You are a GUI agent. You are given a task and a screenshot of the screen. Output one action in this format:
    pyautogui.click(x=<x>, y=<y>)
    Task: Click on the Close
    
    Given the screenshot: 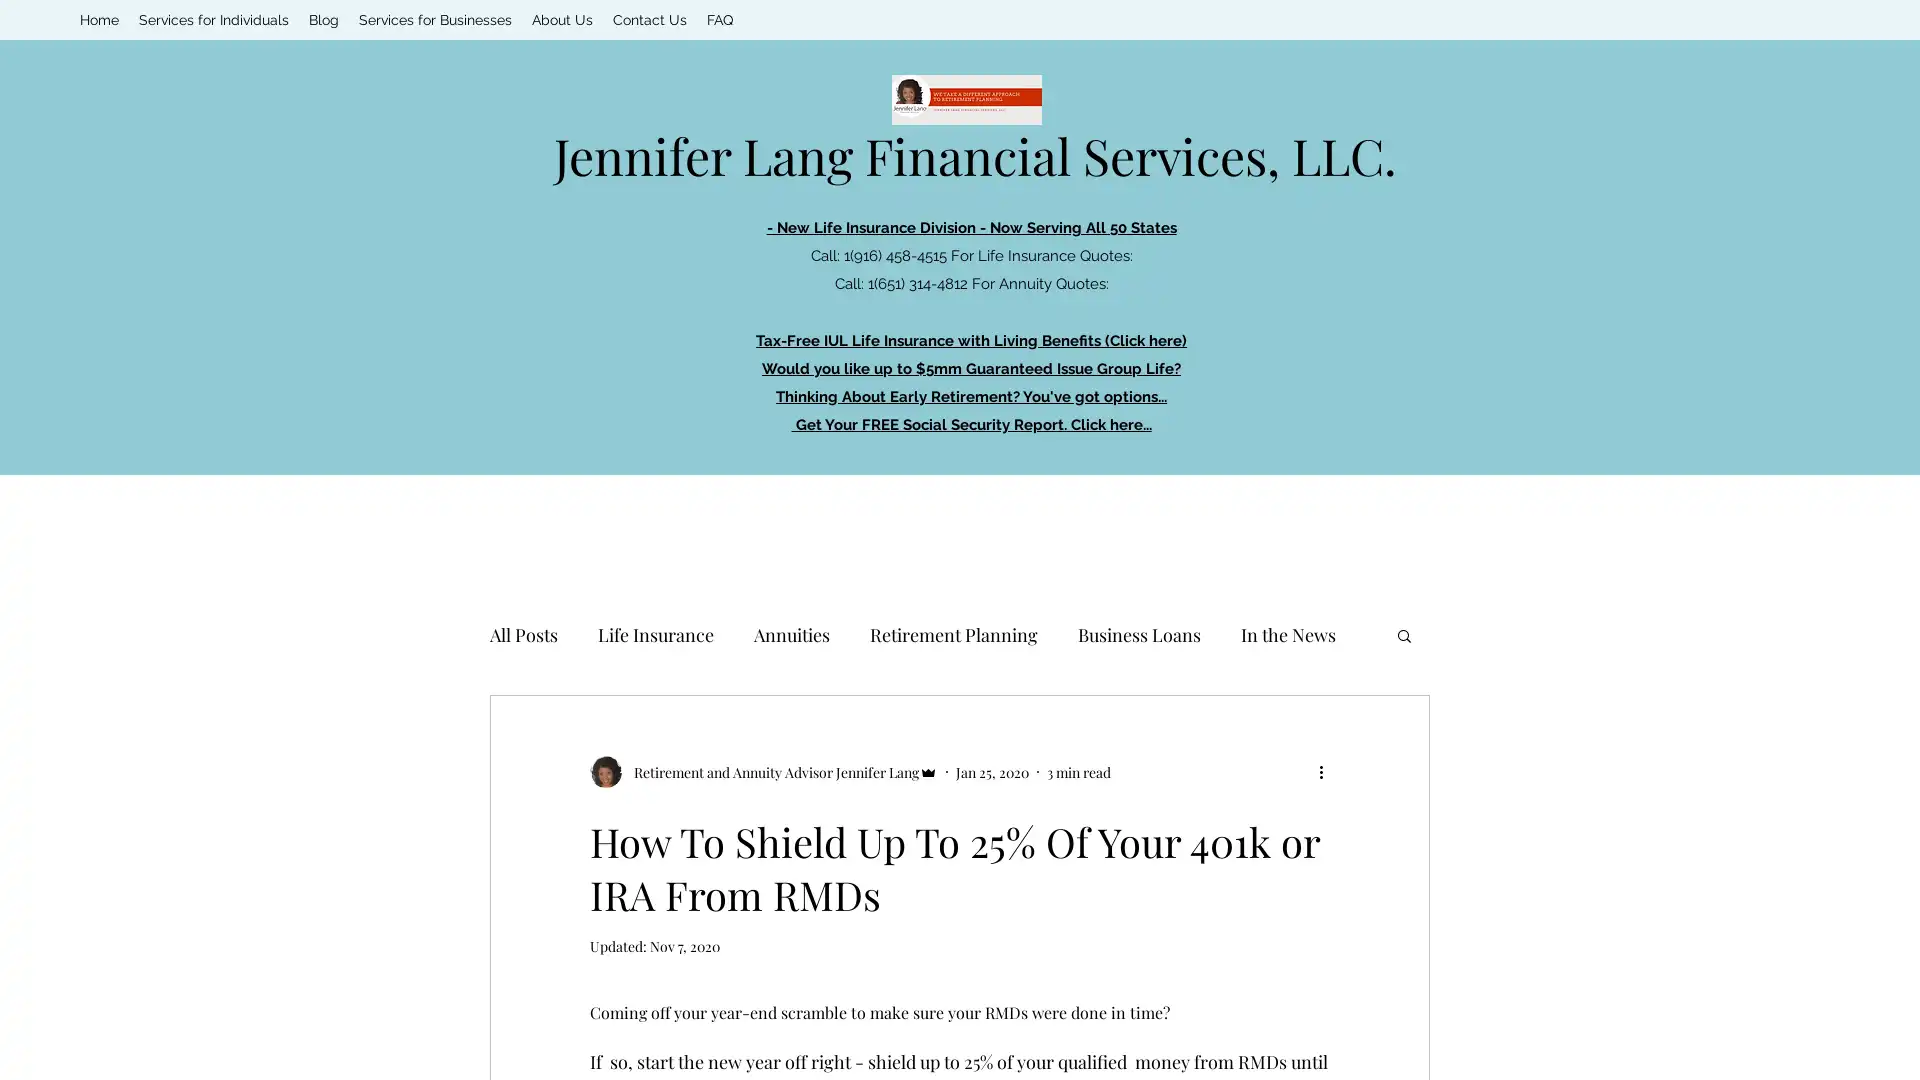 What is the action you would take?
    pyautogui.click(x=1895, y=1047)
    